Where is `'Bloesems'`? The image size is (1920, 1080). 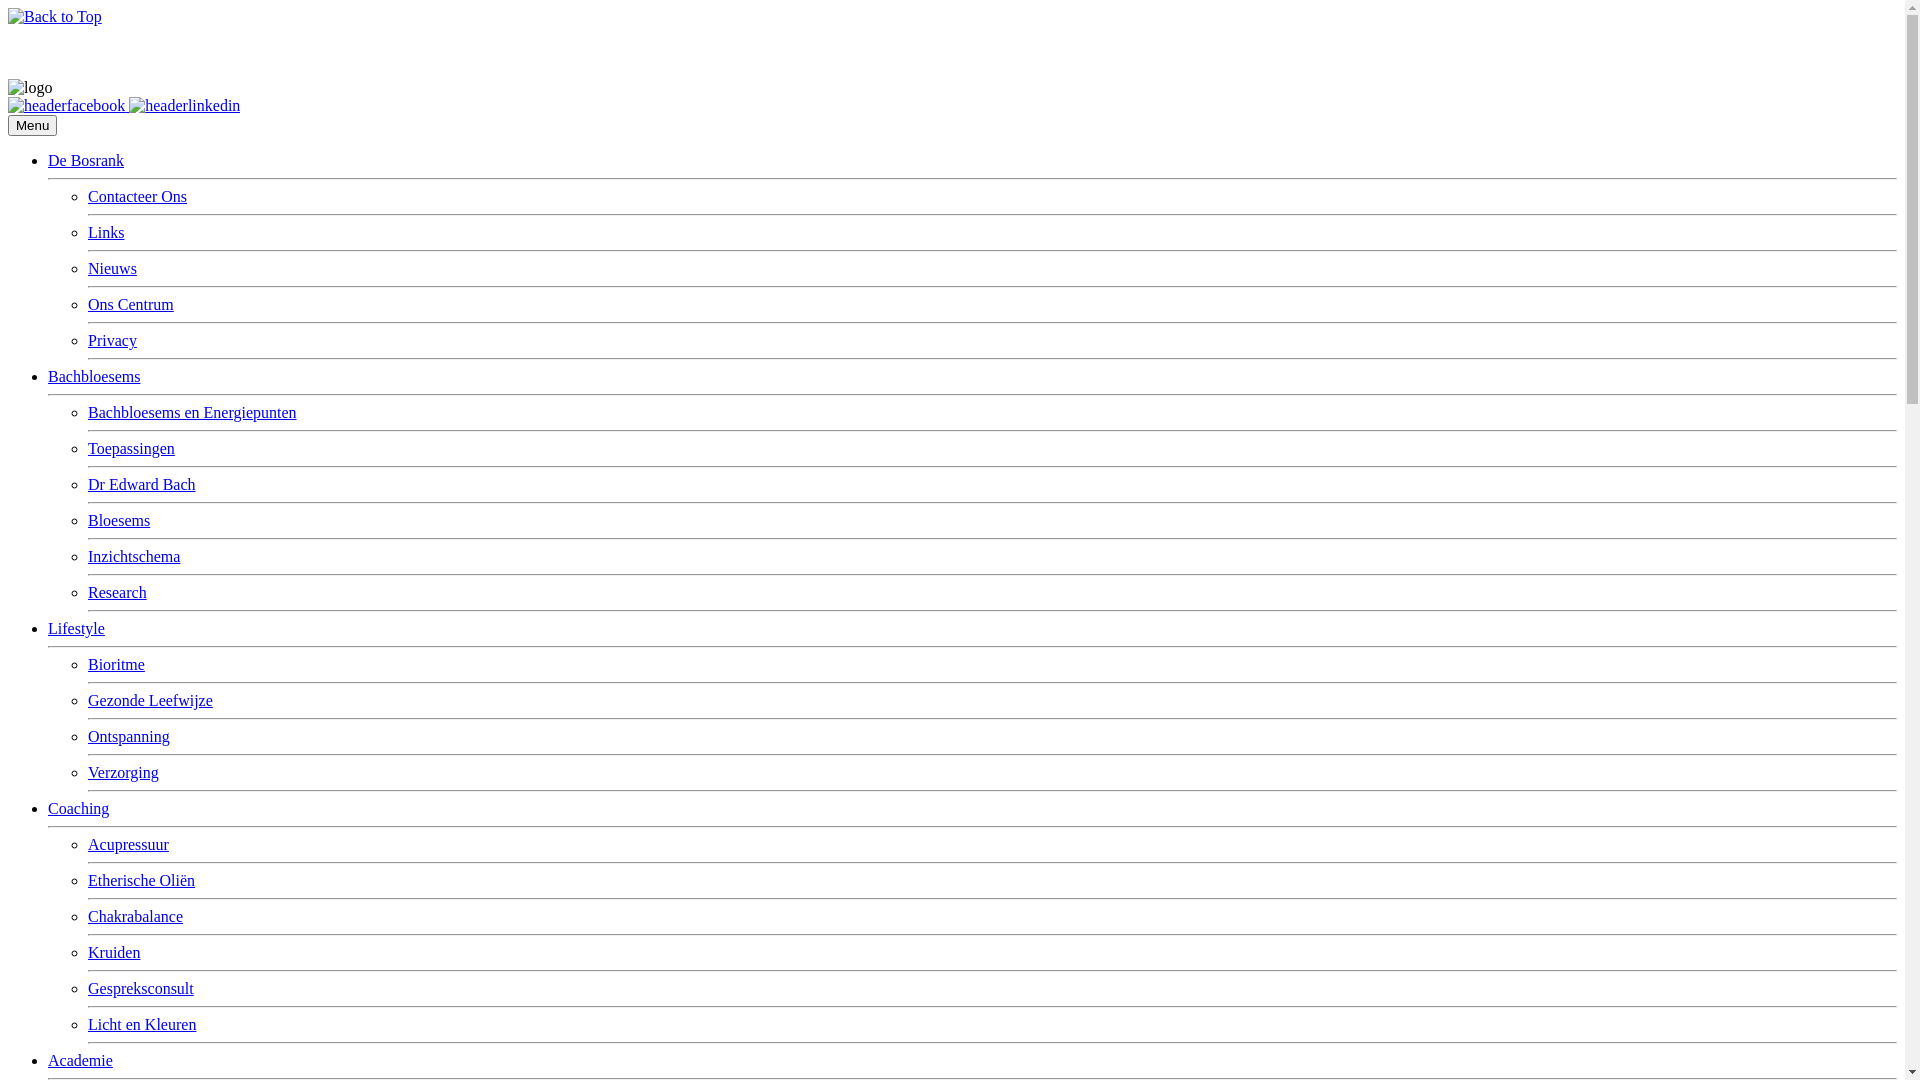
'Bloesems' is located at coordinates (118, 519).